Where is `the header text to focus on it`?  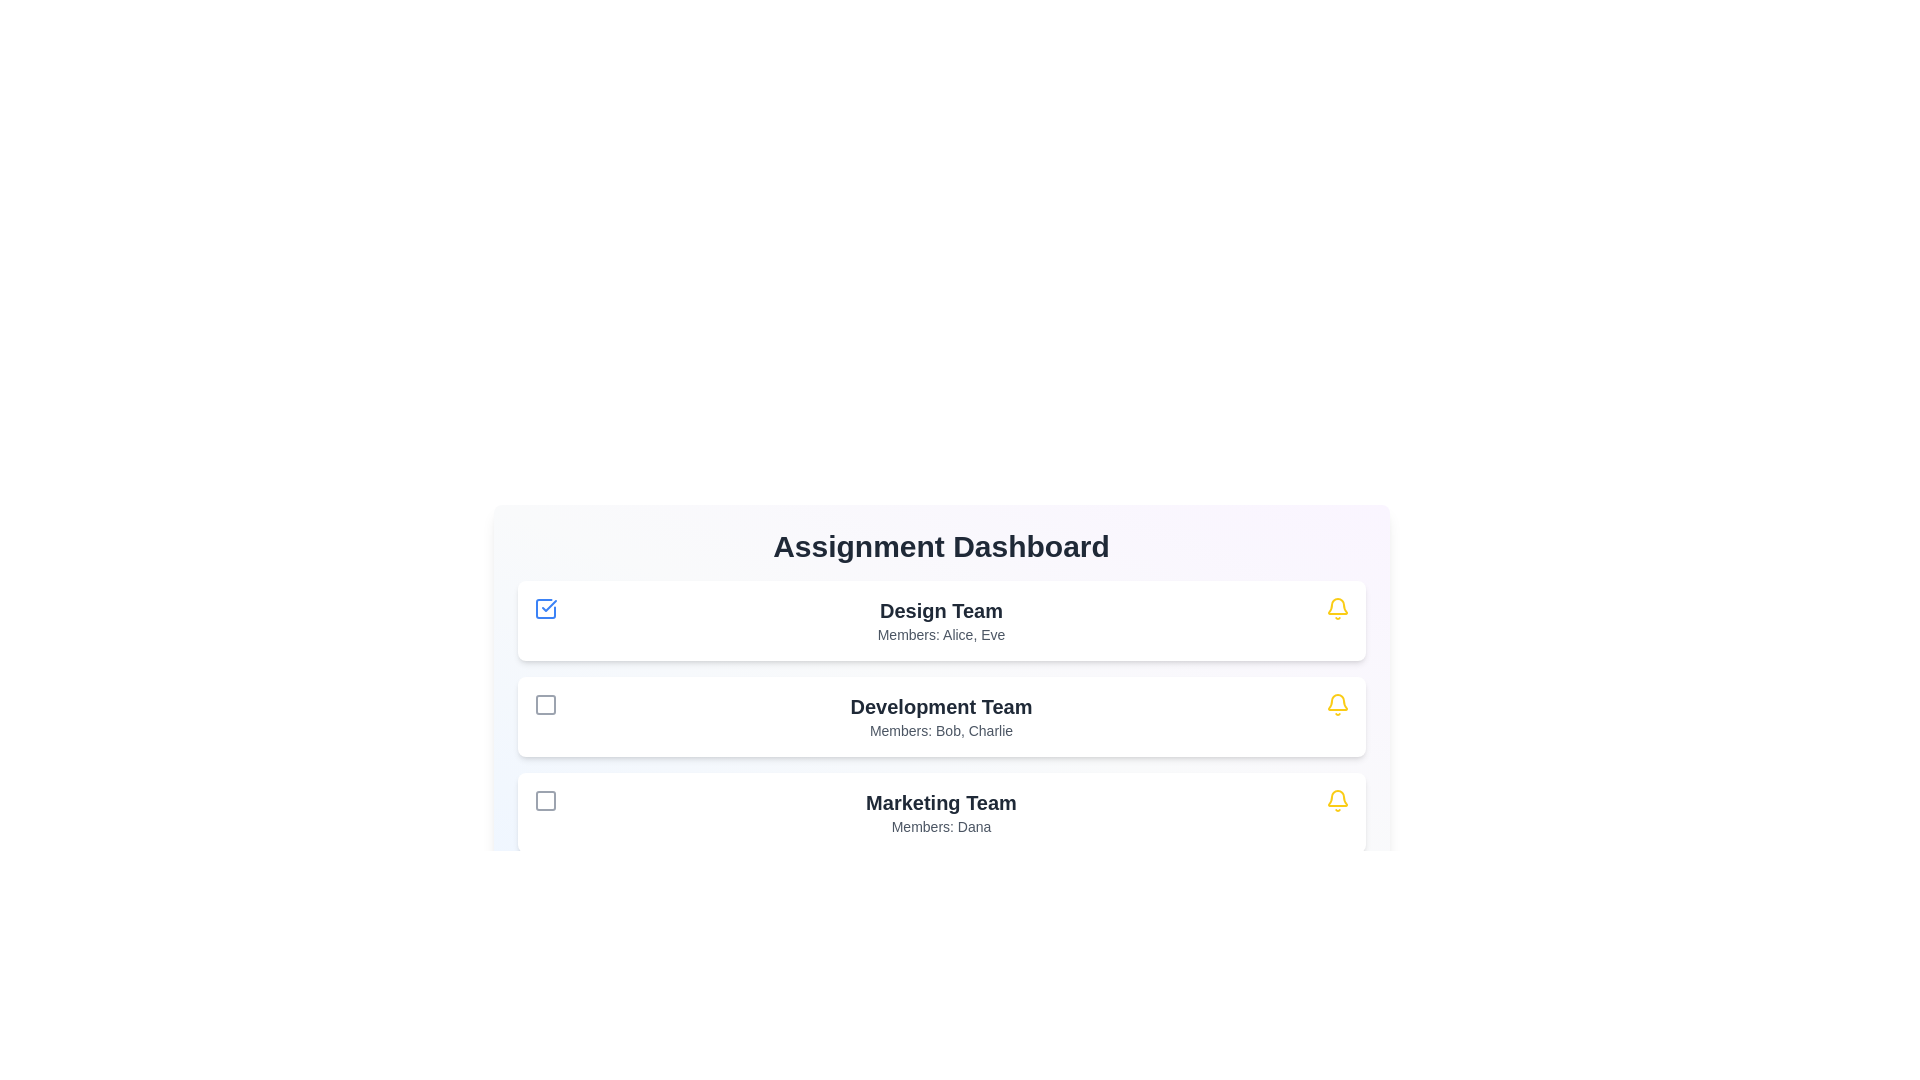
the header text to focus on it is located at coordinates (940, 547).